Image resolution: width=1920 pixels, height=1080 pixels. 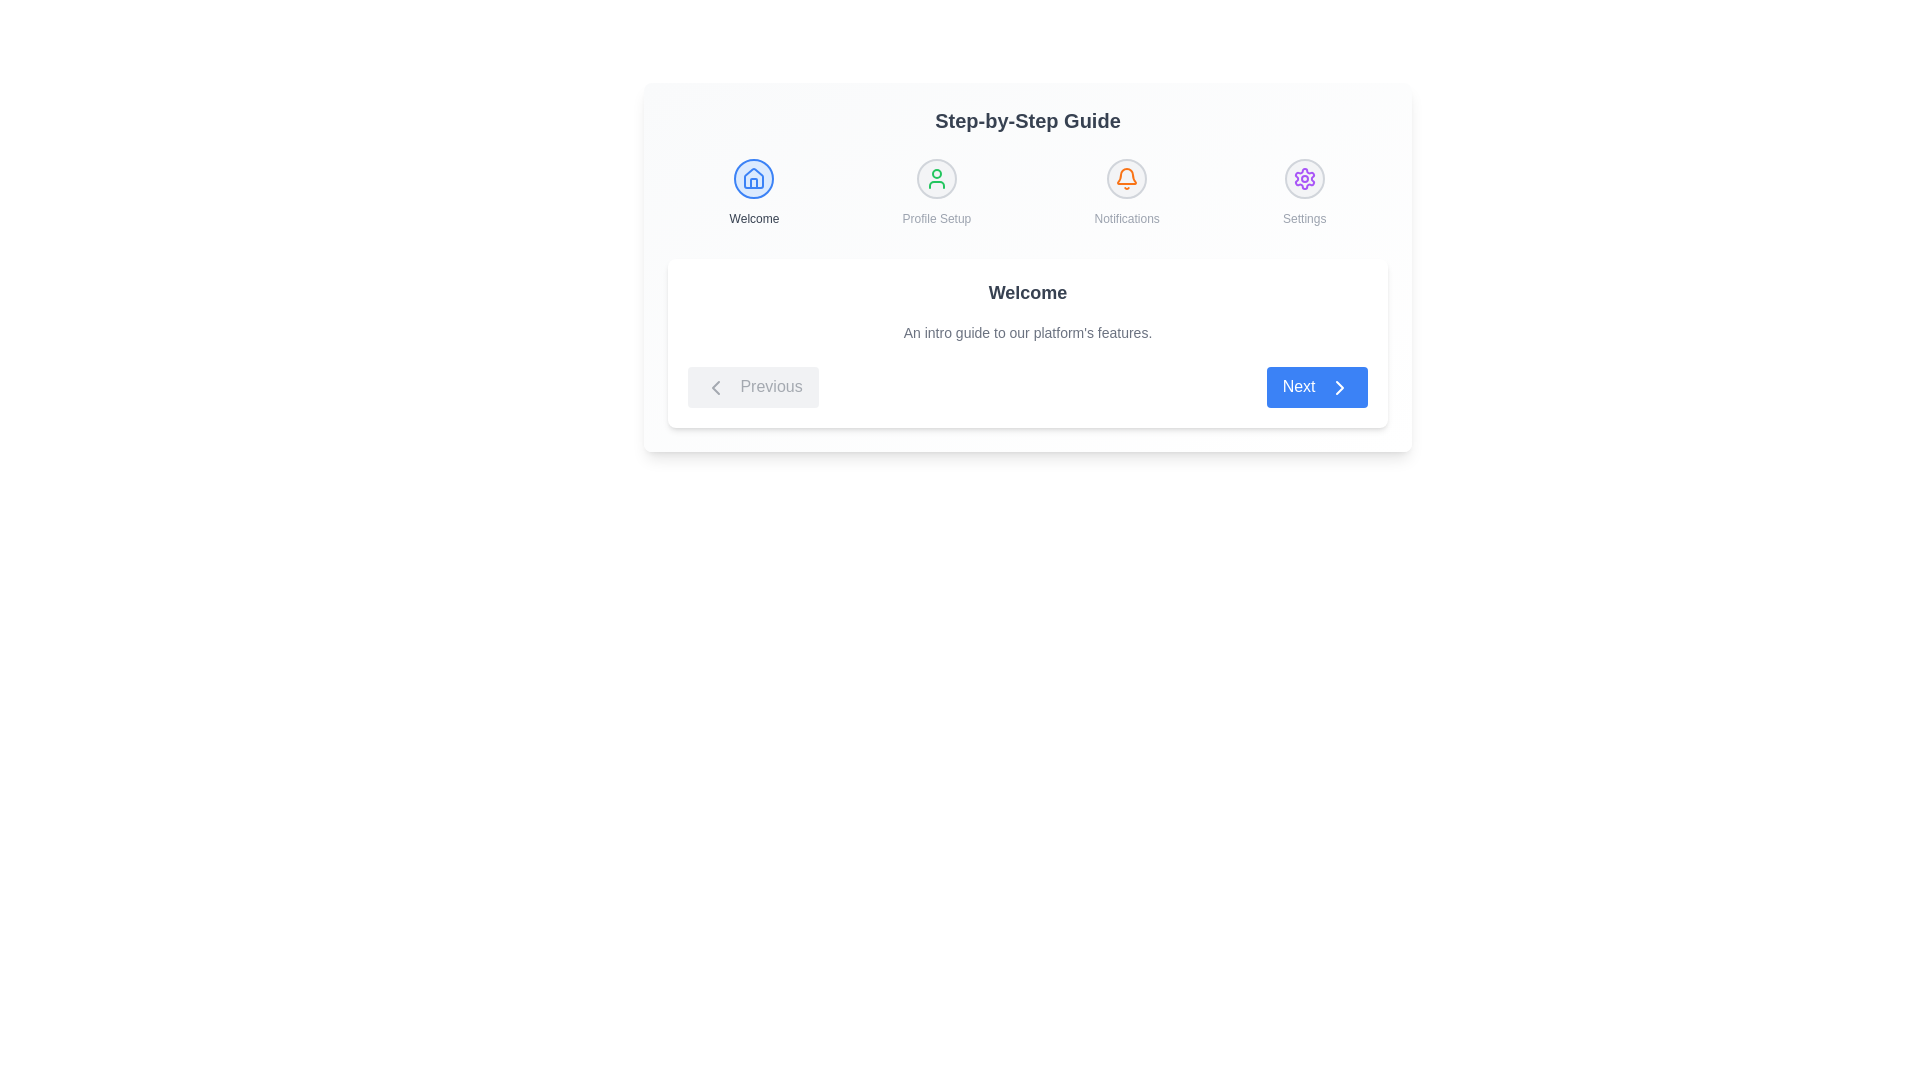 What do you see at coordinates (753, 192) in the screenshot?
I see `the Navigation button labeled 'Welcome', which features a circular icon with a blue border and a house symbol, located at the top-left section of the 'Step-by-Step Guide.'` at bounding box center [753, 192].